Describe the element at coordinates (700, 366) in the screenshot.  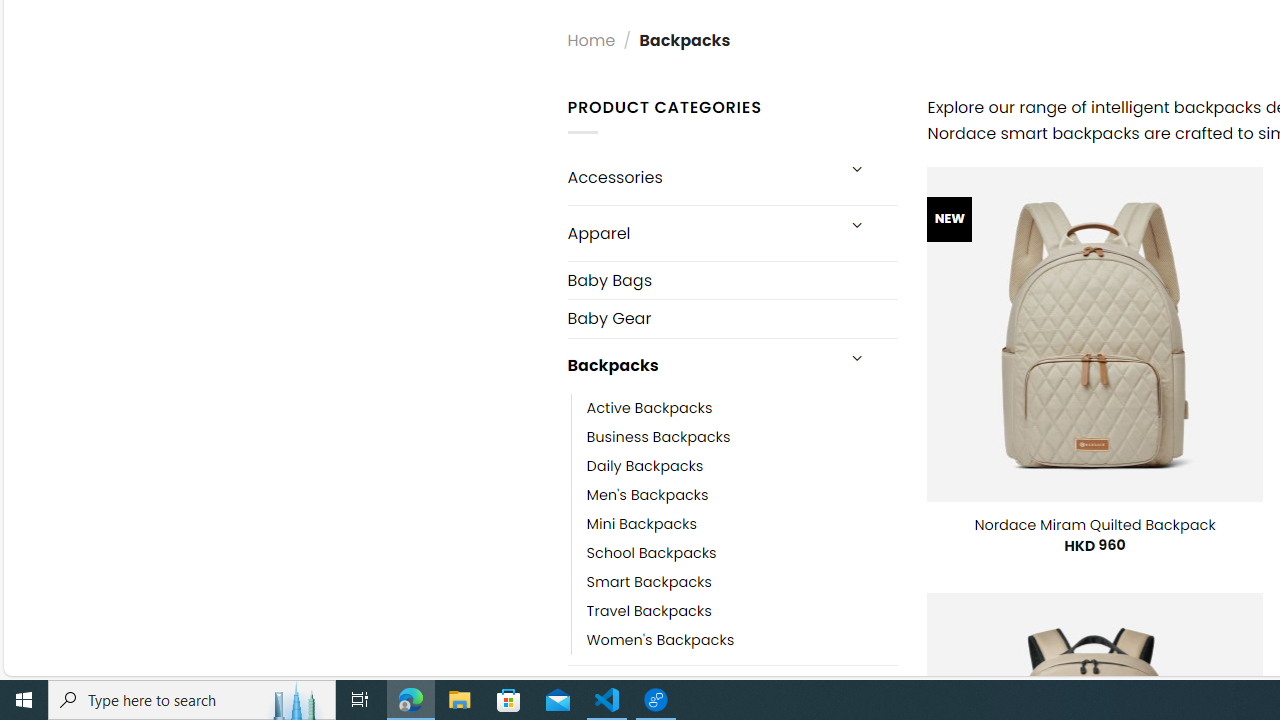
I see `'Backpacks'` at that location.